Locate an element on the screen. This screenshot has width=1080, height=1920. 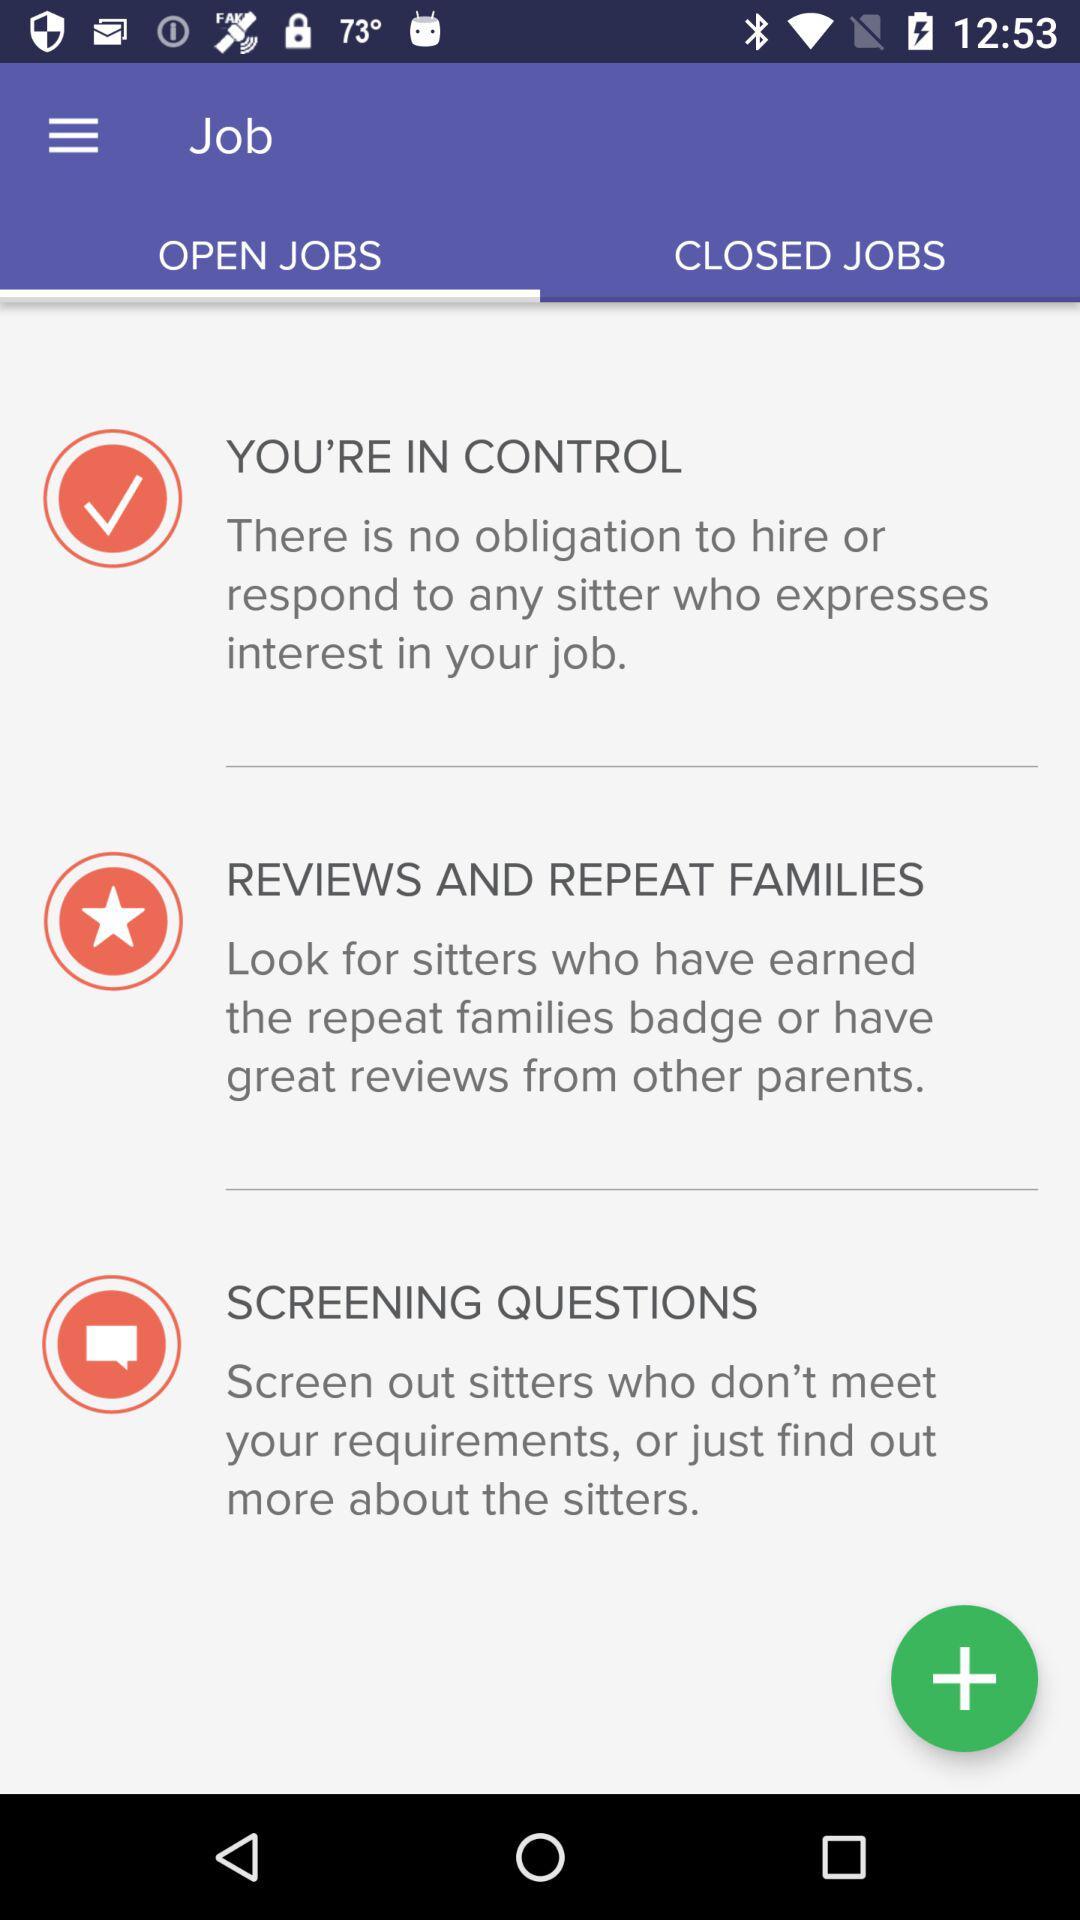
item next to the open jobs icon is located at coordinates (810, 255).